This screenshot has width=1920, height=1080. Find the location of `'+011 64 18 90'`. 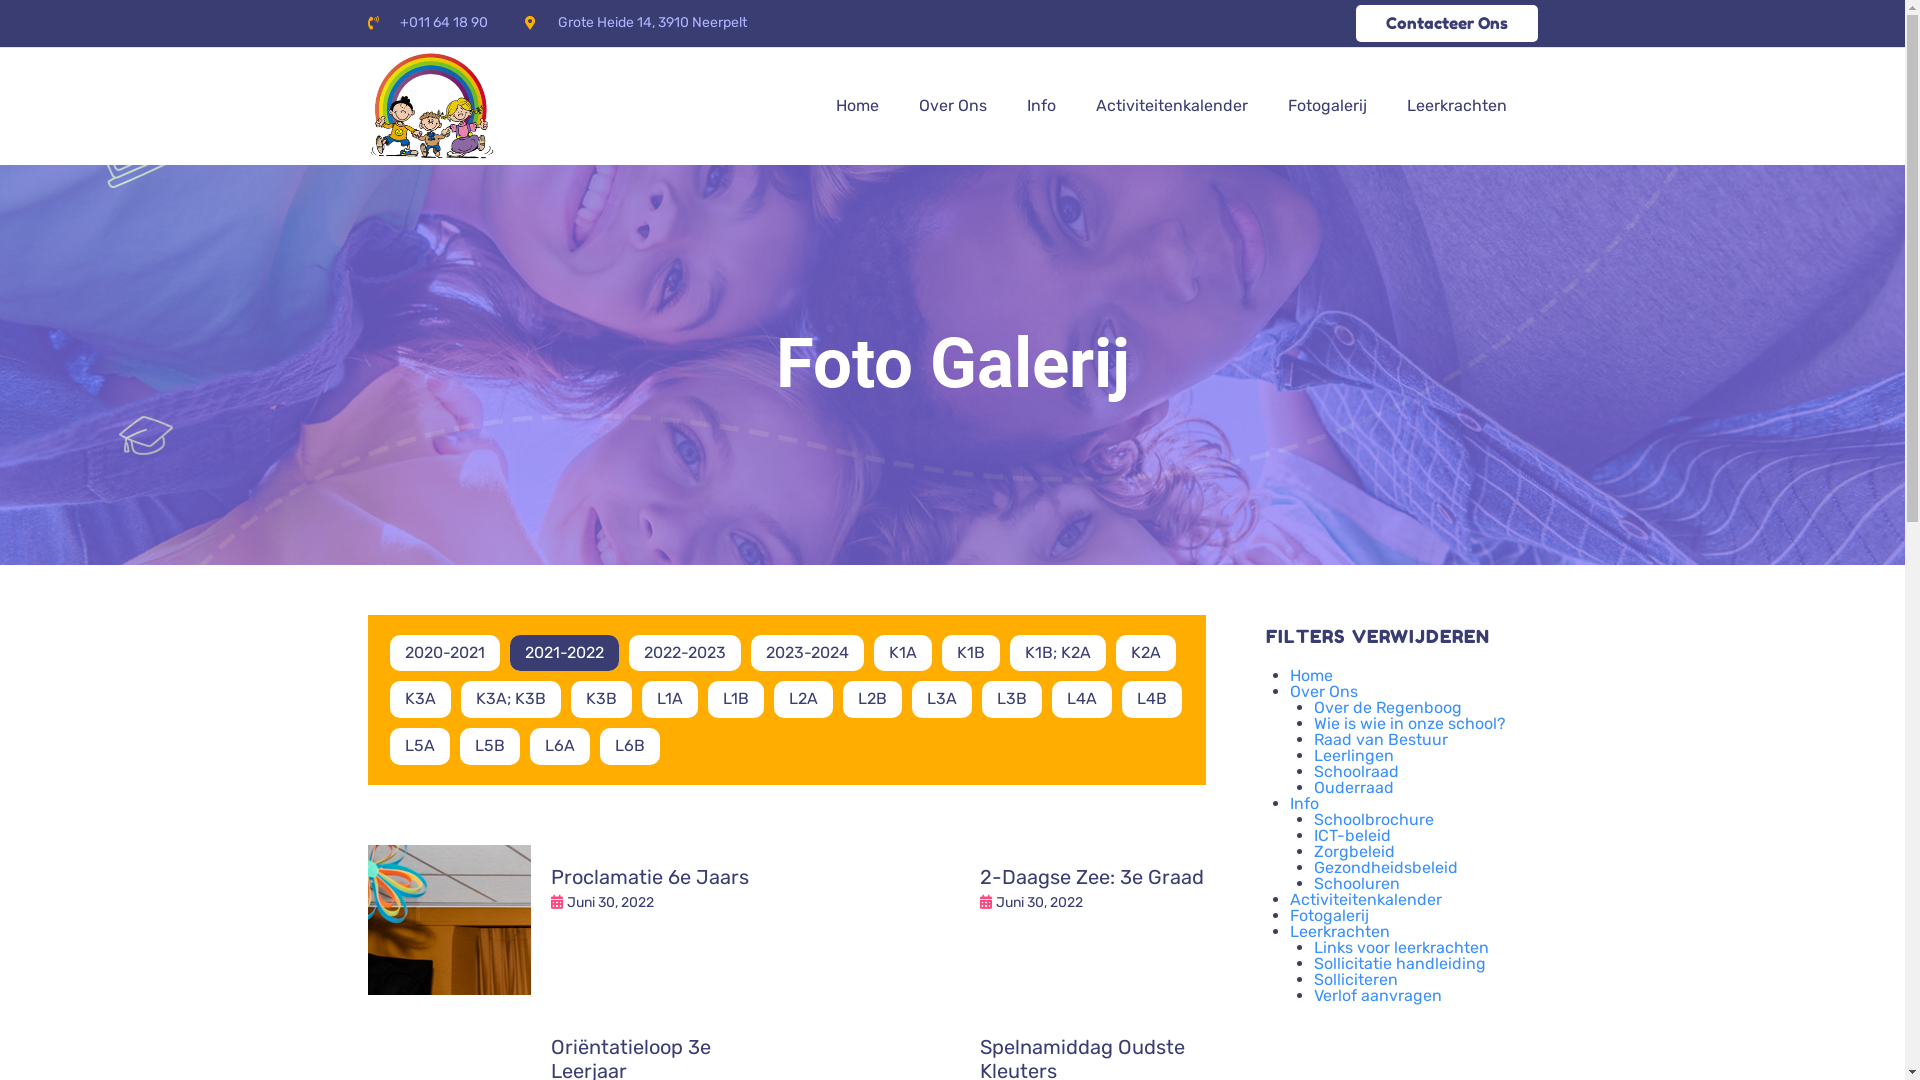

'+011 64 18 90' is located at coordinates (368, 23).